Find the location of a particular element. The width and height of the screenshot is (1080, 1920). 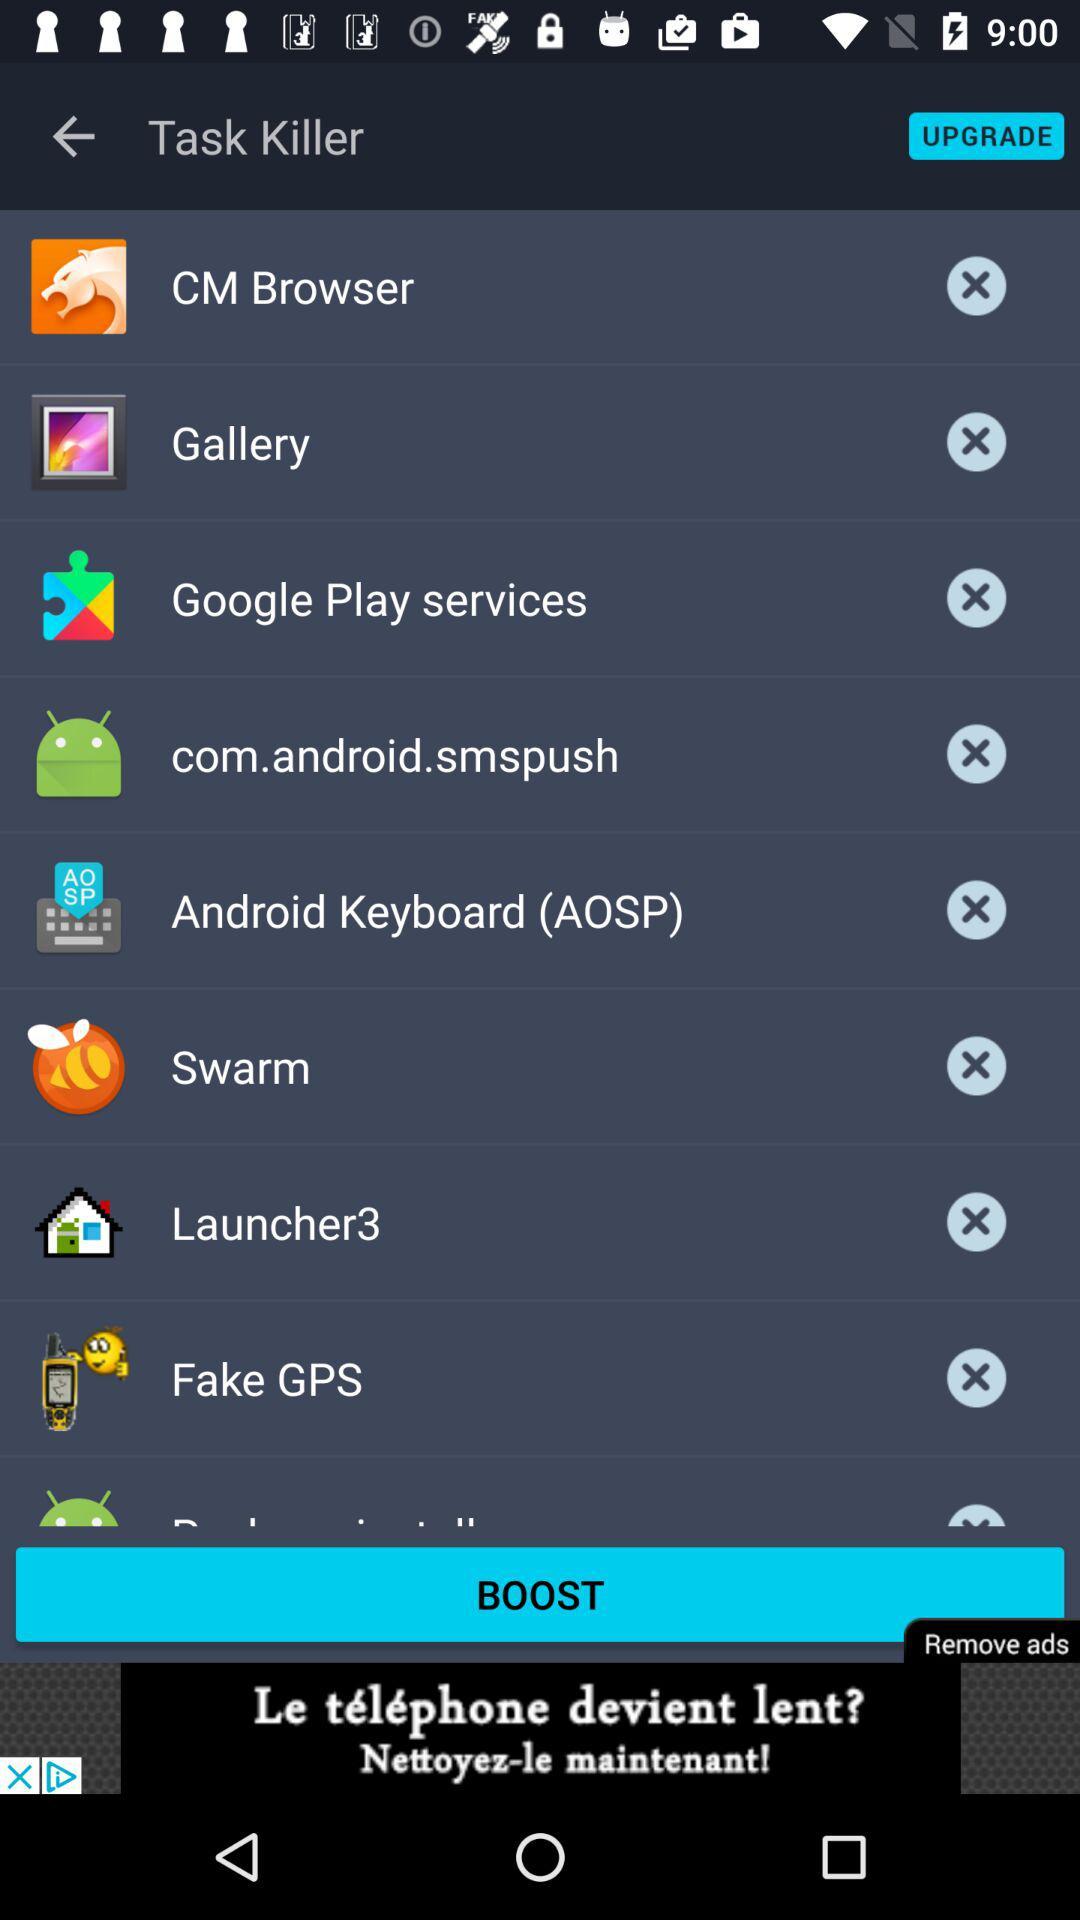

closeing the file is located at coordinates (976, 1221).